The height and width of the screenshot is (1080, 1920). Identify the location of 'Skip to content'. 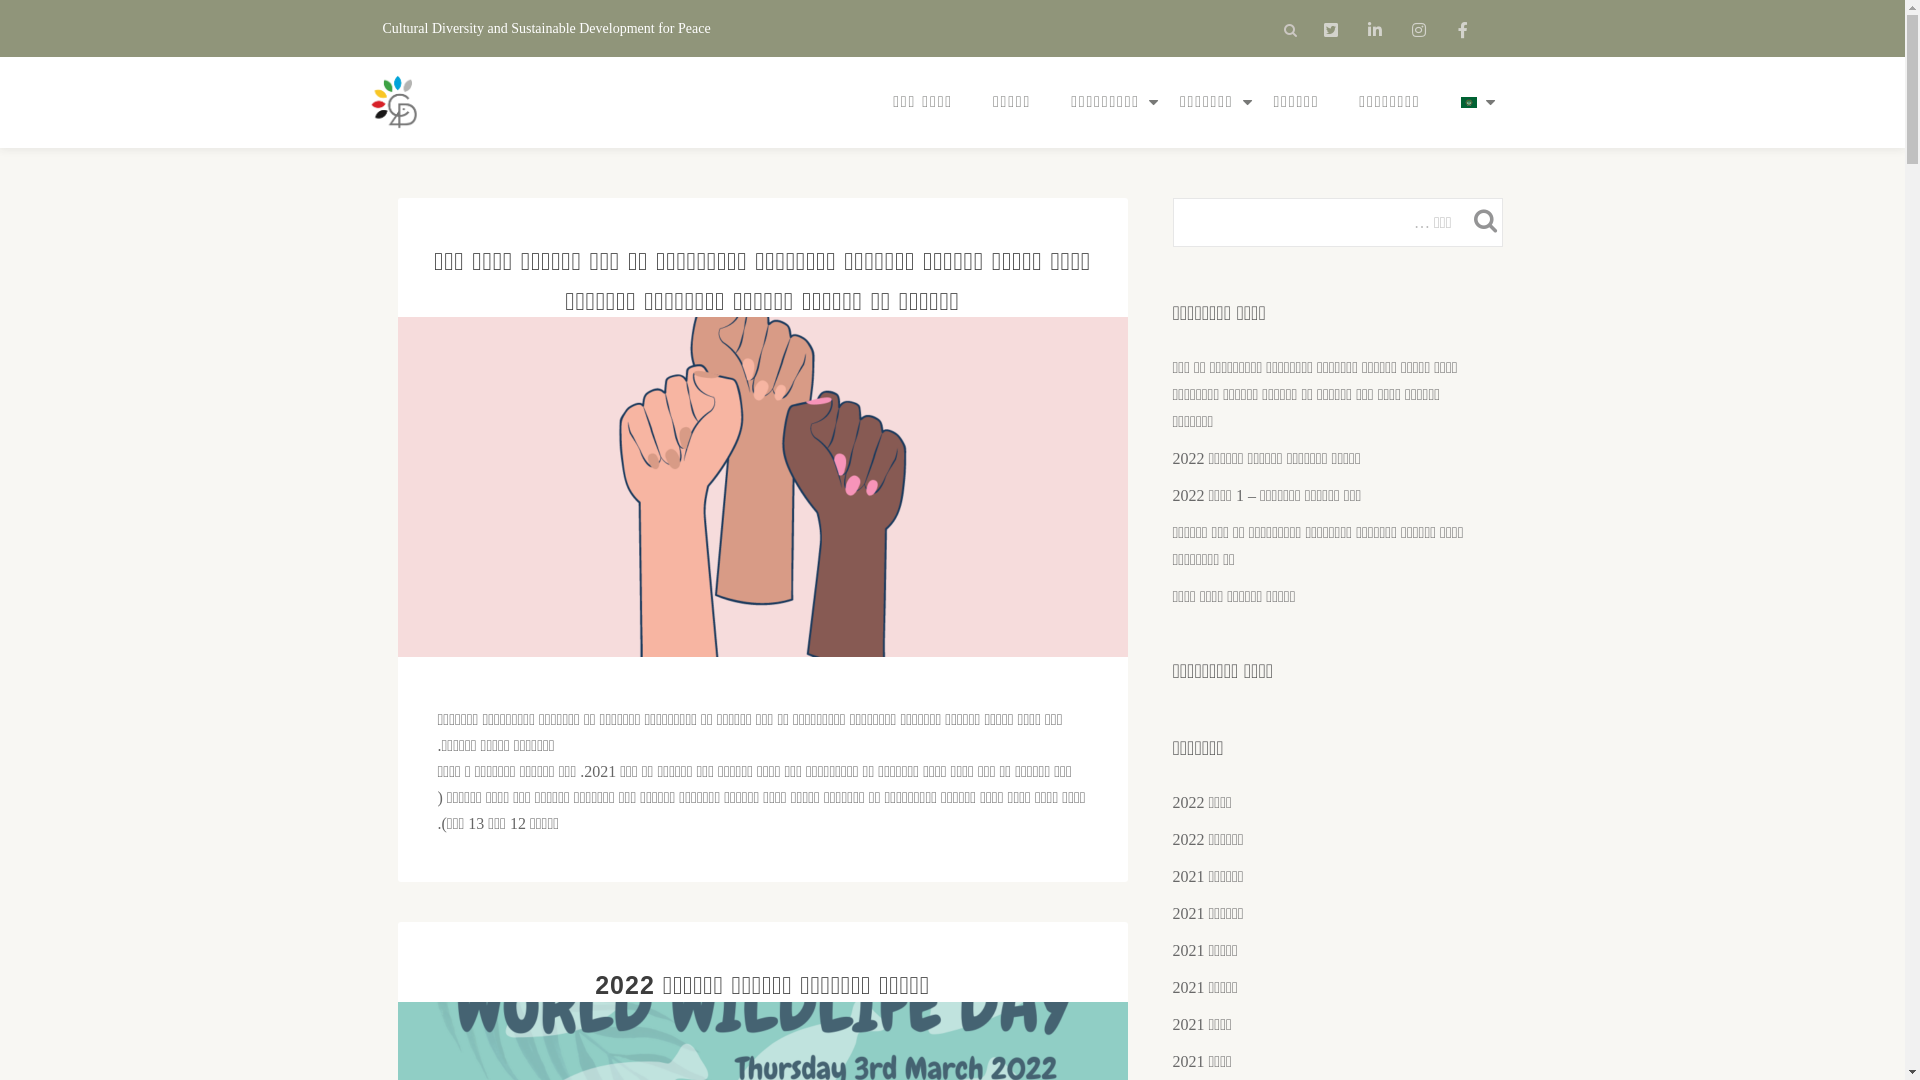
(0, 39).